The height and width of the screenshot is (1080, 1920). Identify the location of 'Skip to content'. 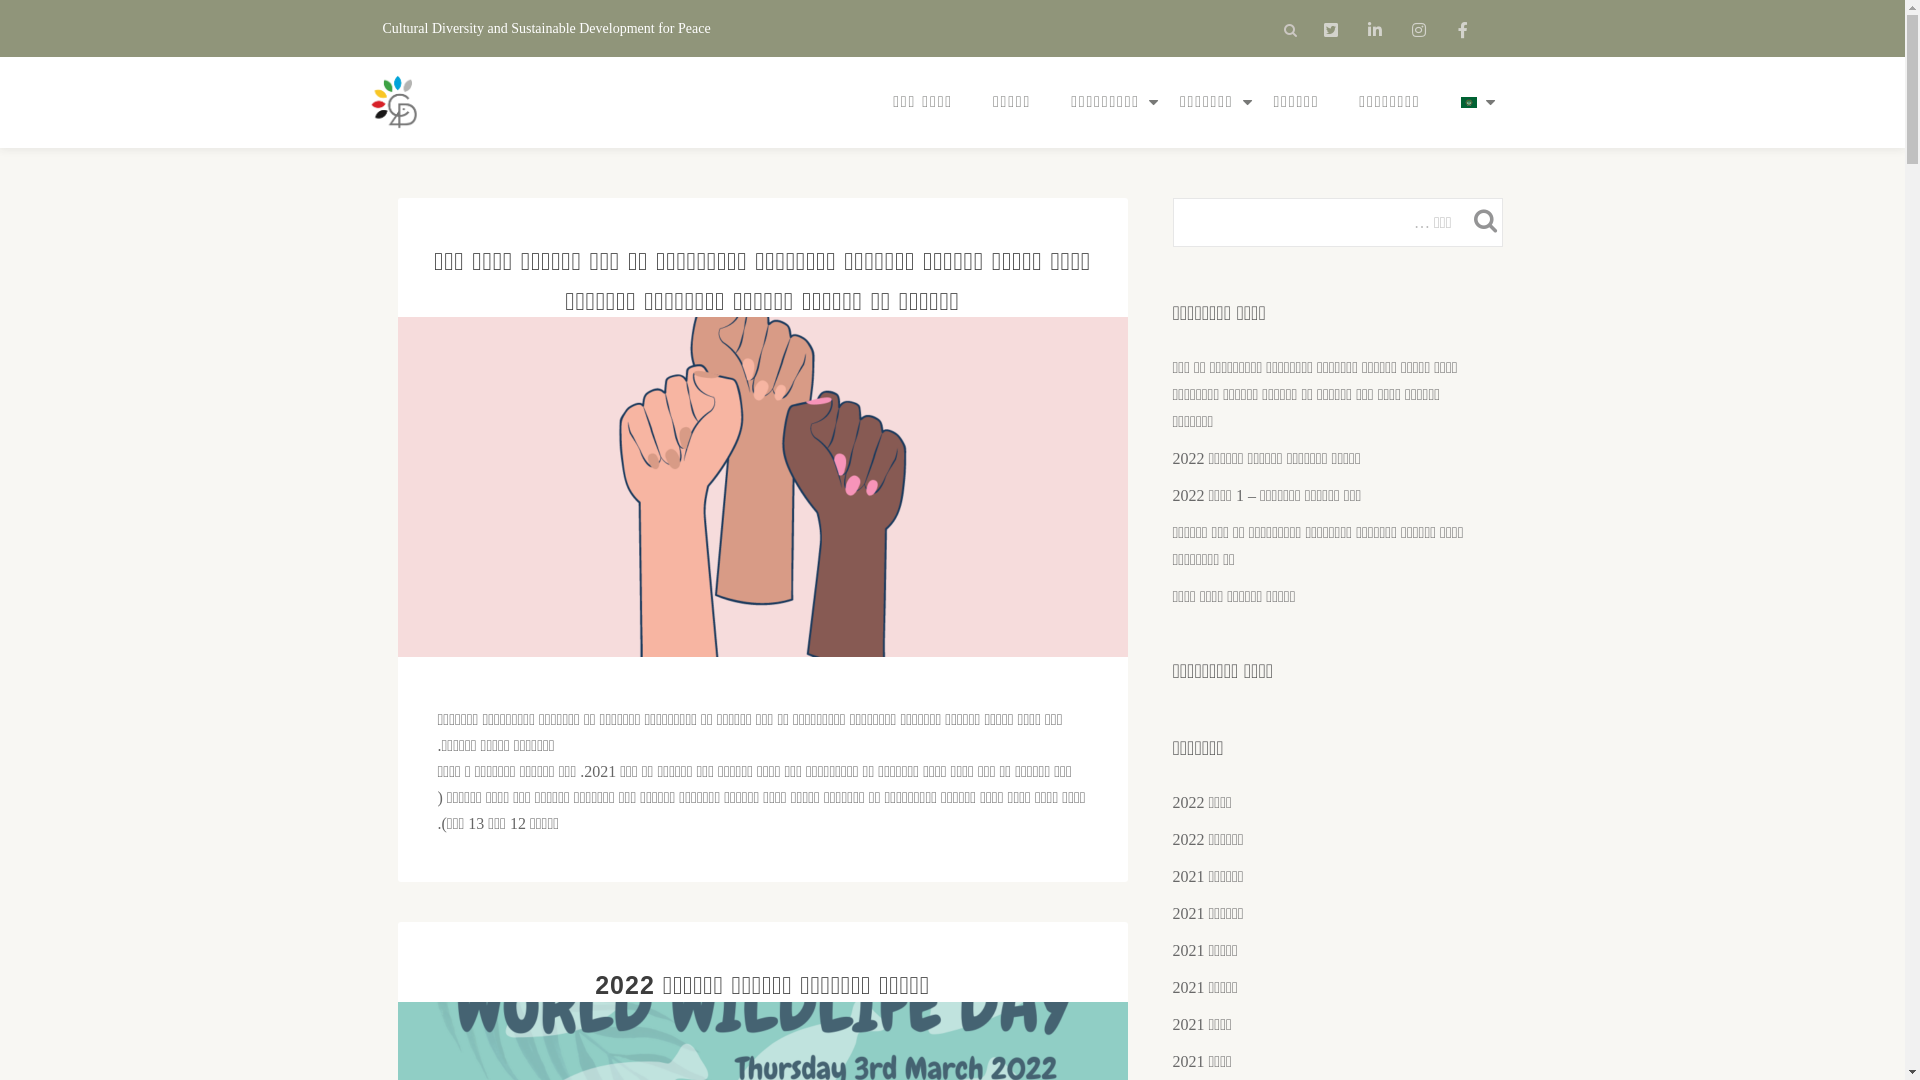
(0, 39).